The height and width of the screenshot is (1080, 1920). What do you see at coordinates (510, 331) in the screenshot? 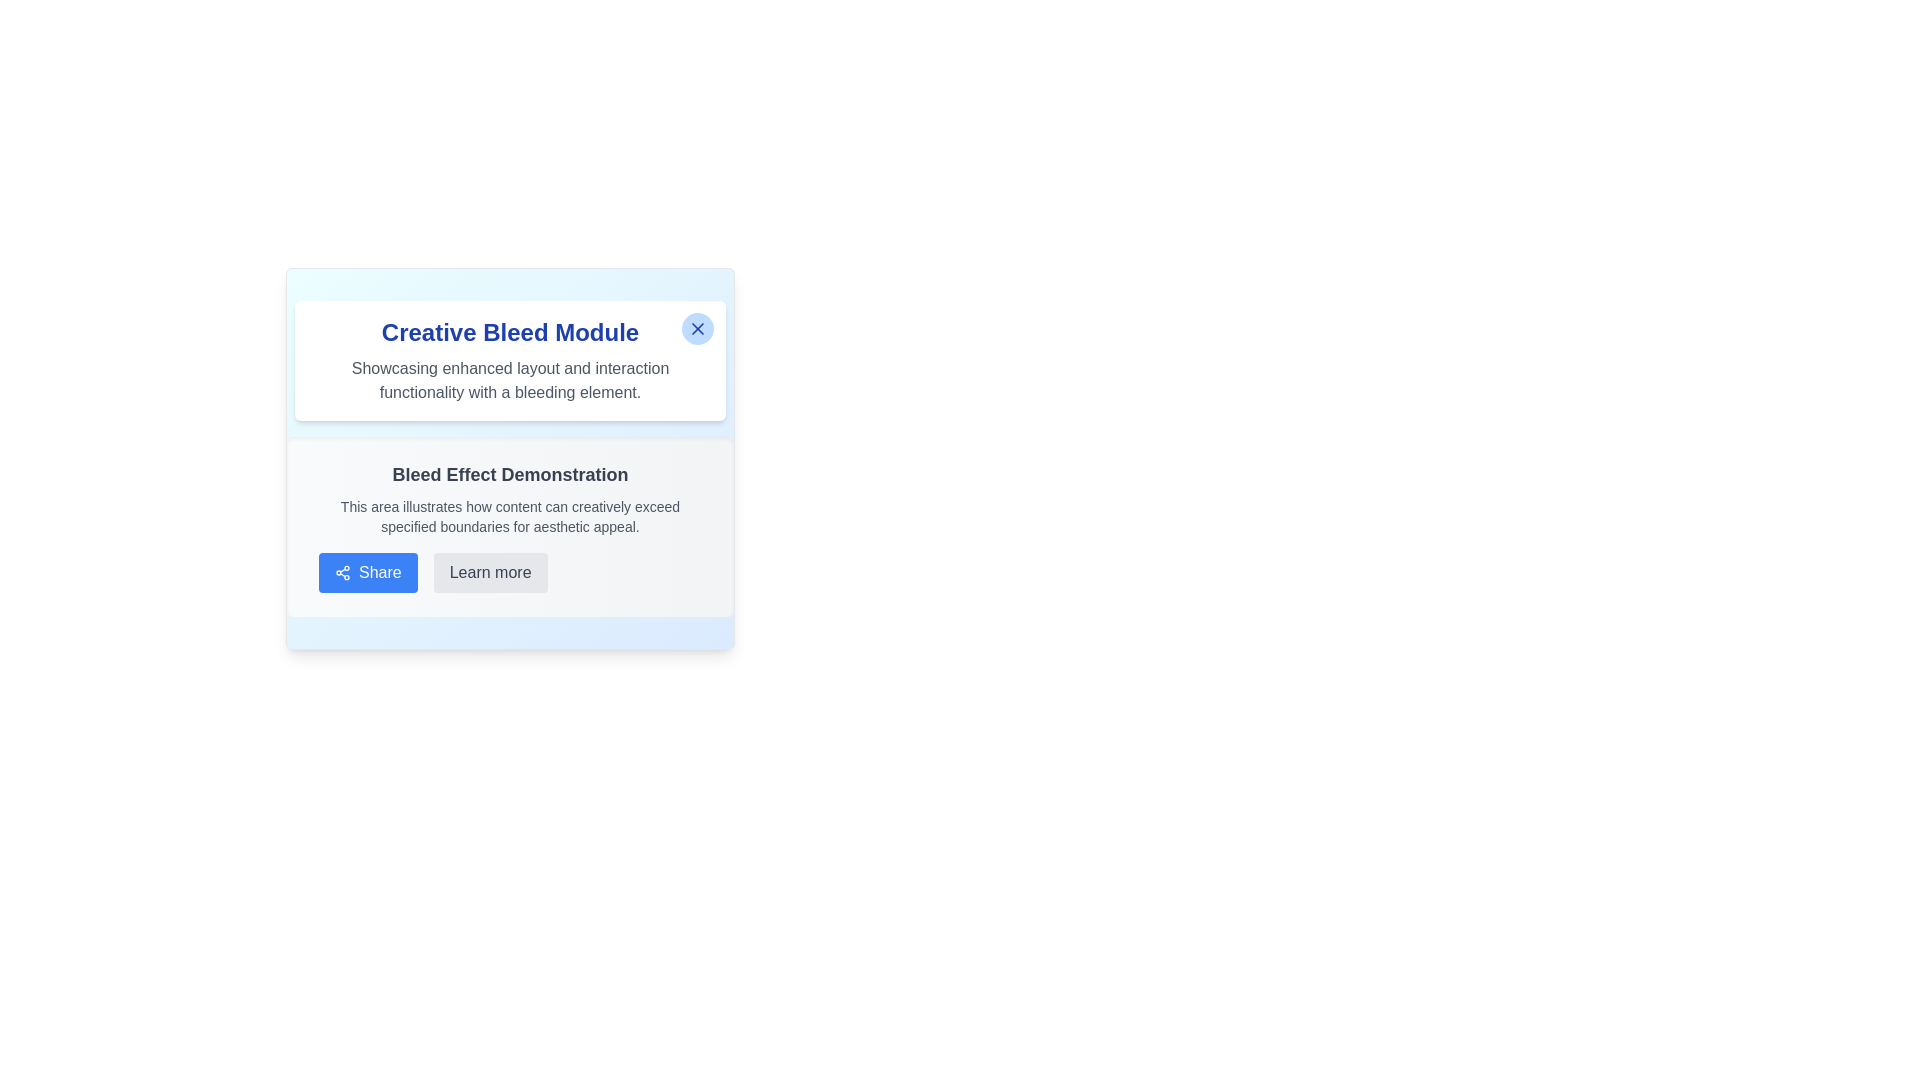
I see `the static text element displaying 'Creative Bleed Module' in bold, large blue font, positioned at the top of the card` at bounding box center [510, 331].